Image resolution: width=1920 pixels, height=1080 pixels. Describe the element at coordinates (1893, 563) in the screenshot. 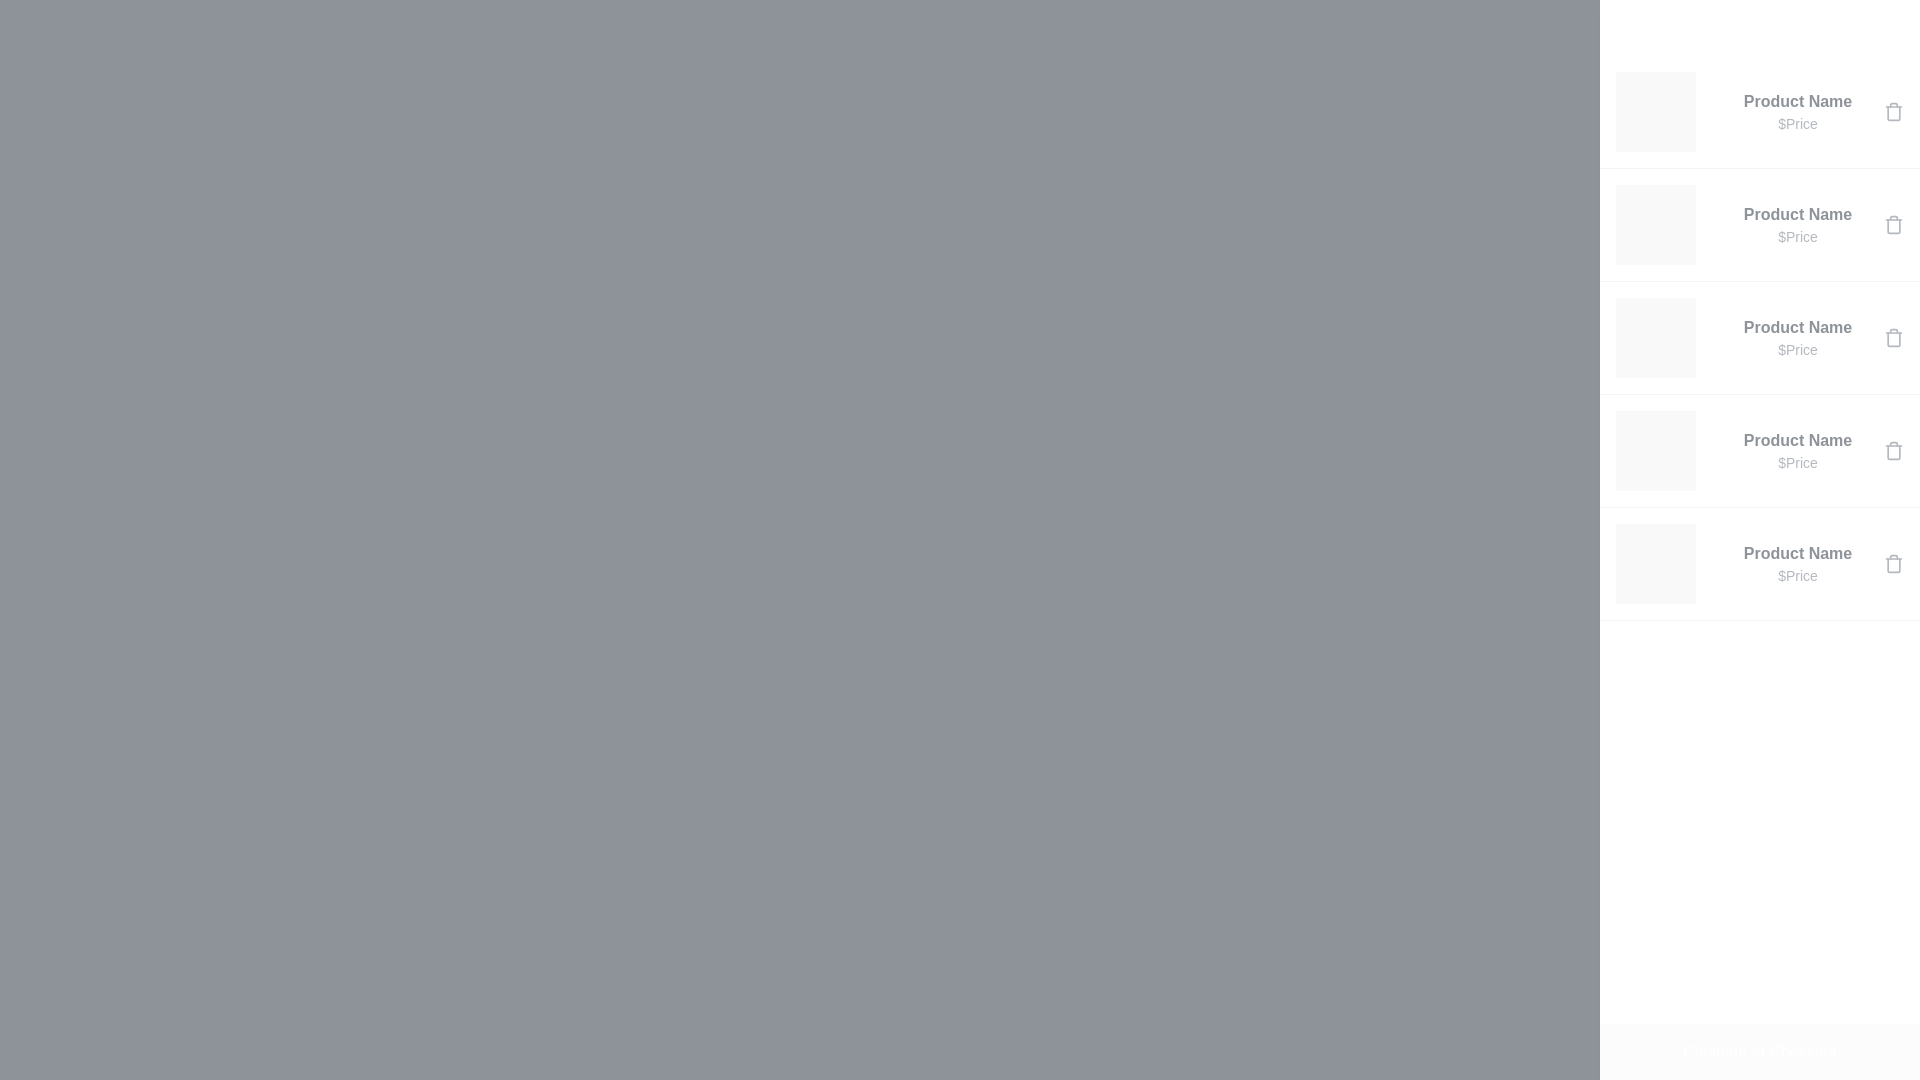

I see `the Trash Bin icon located at the rightmost position in the product information row to initiate a delete action` at that location.